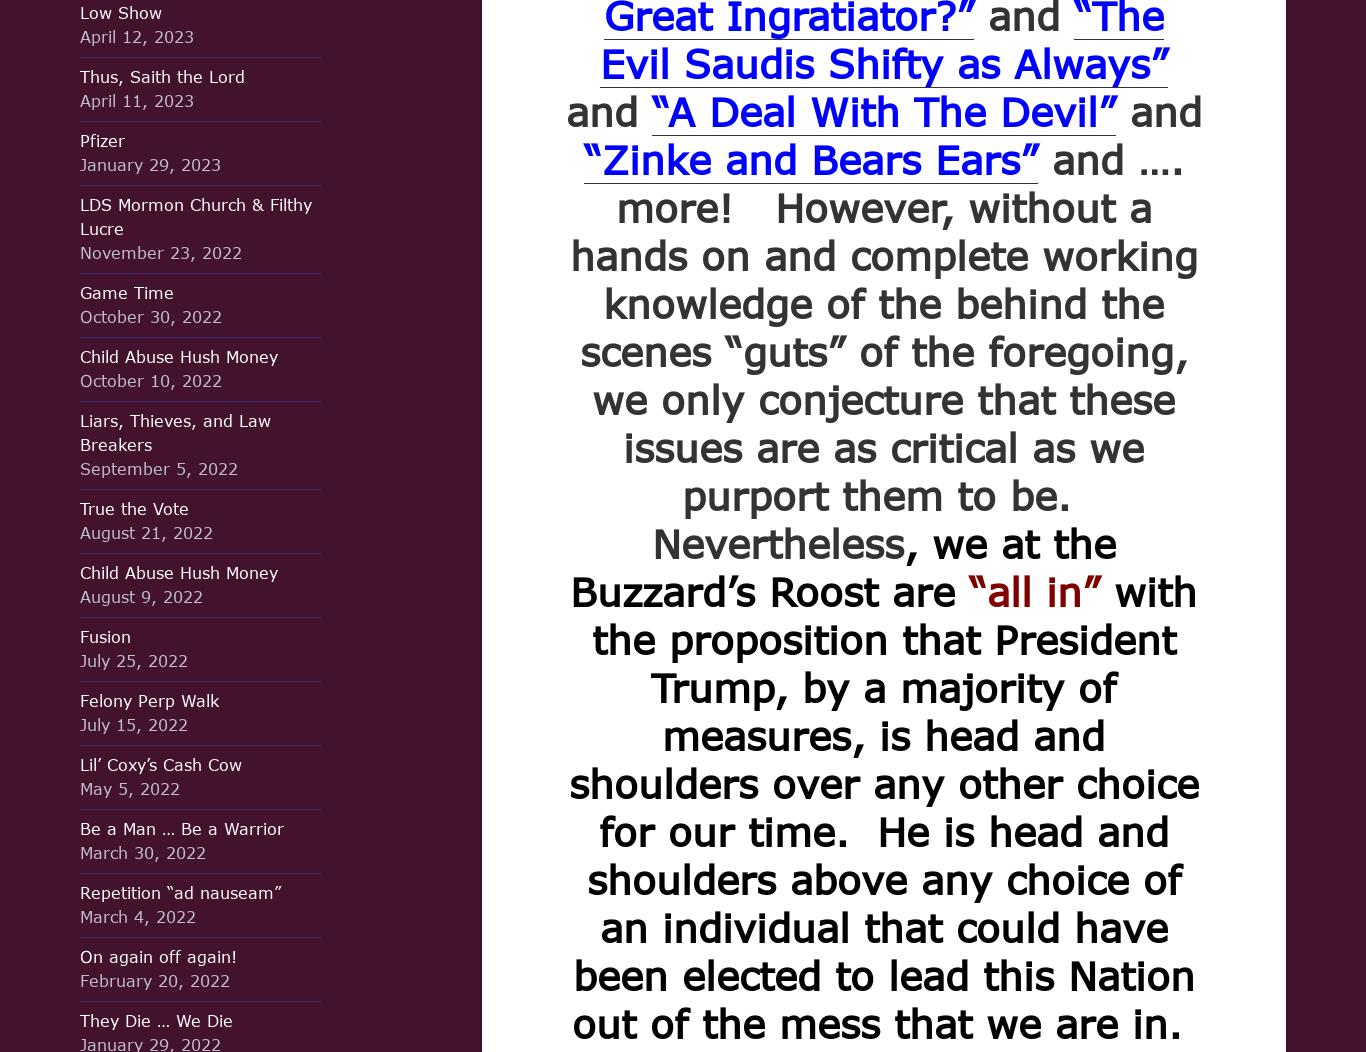  I want to click on '“A Deal With The Devil”', so click(650, 111).